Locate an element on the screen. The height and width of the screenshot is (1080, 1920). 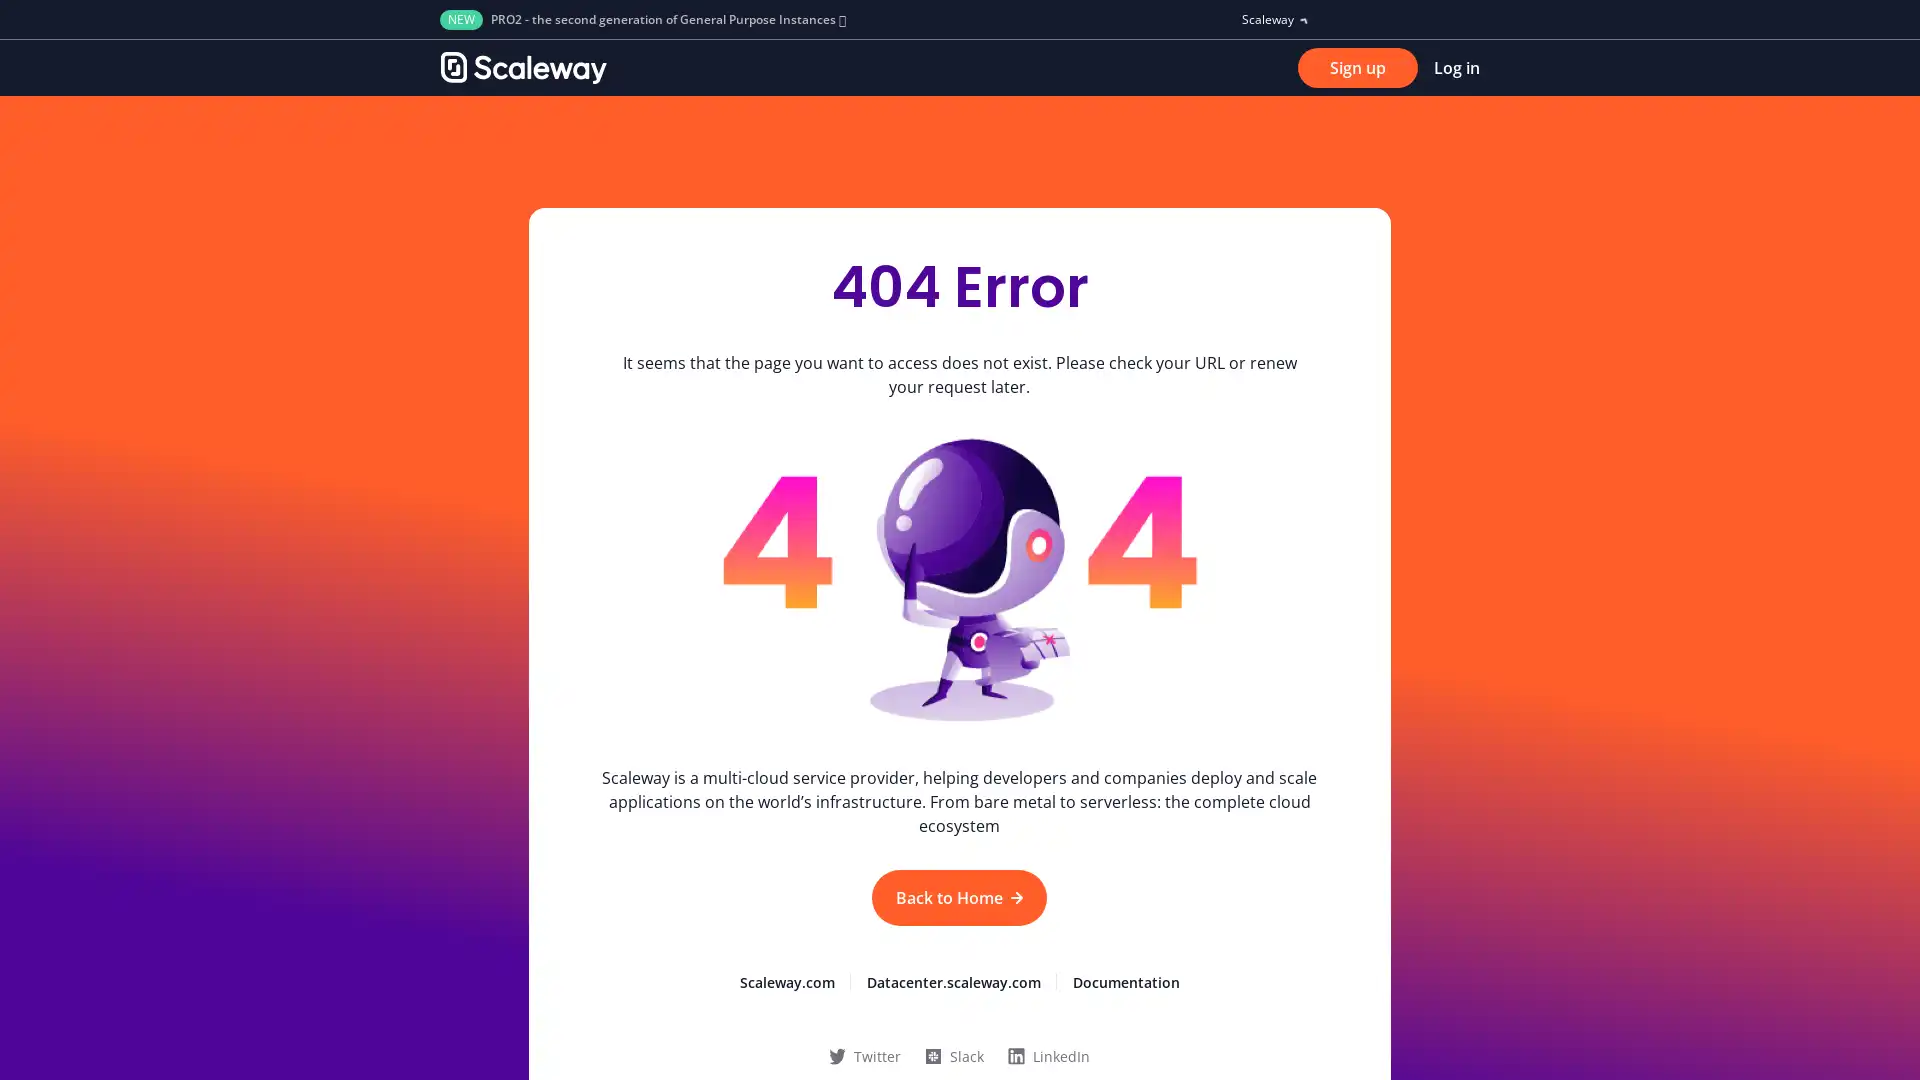
DEVELOPERS is located at coordinates (790, 67).